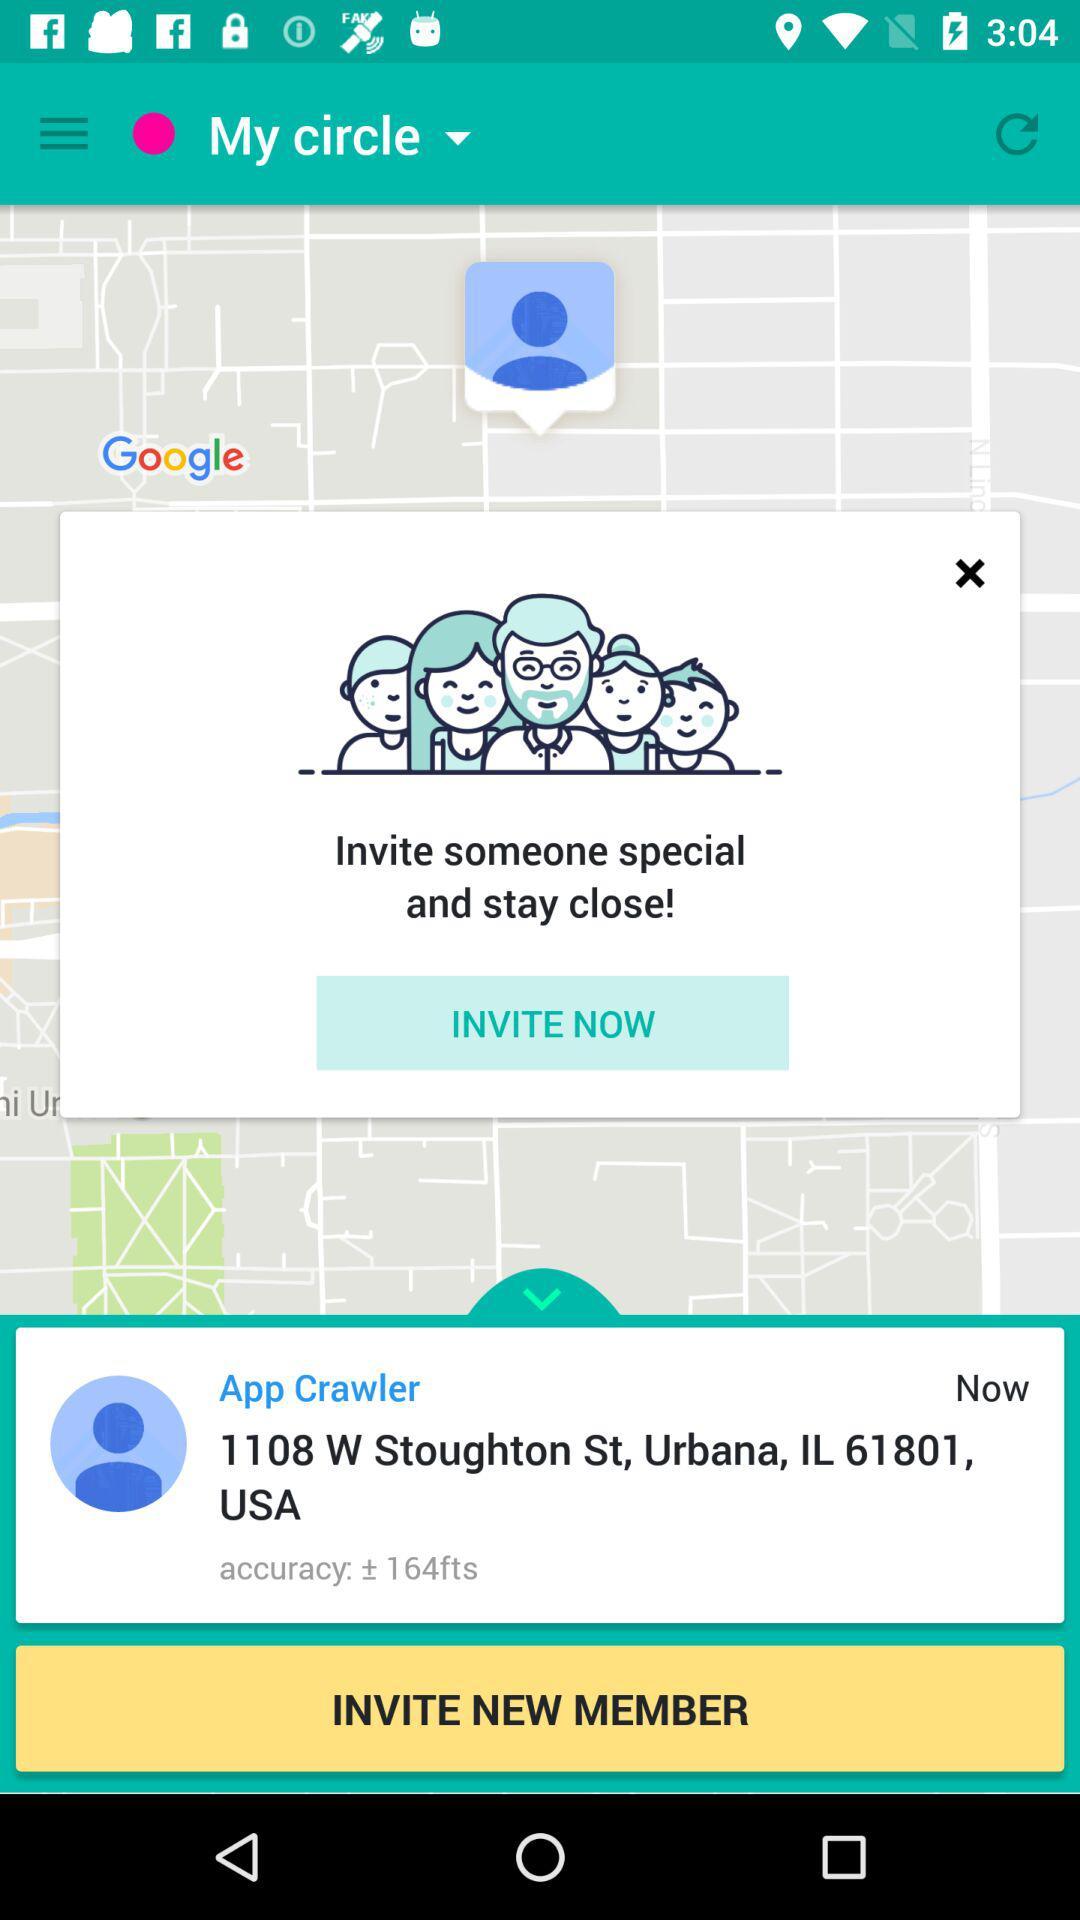 Image resolution: width=1080 pixels, height=1920 pixels. Describe the element at coordinates (552, 1022) in the screenshot. I see `invite now item` at that location.